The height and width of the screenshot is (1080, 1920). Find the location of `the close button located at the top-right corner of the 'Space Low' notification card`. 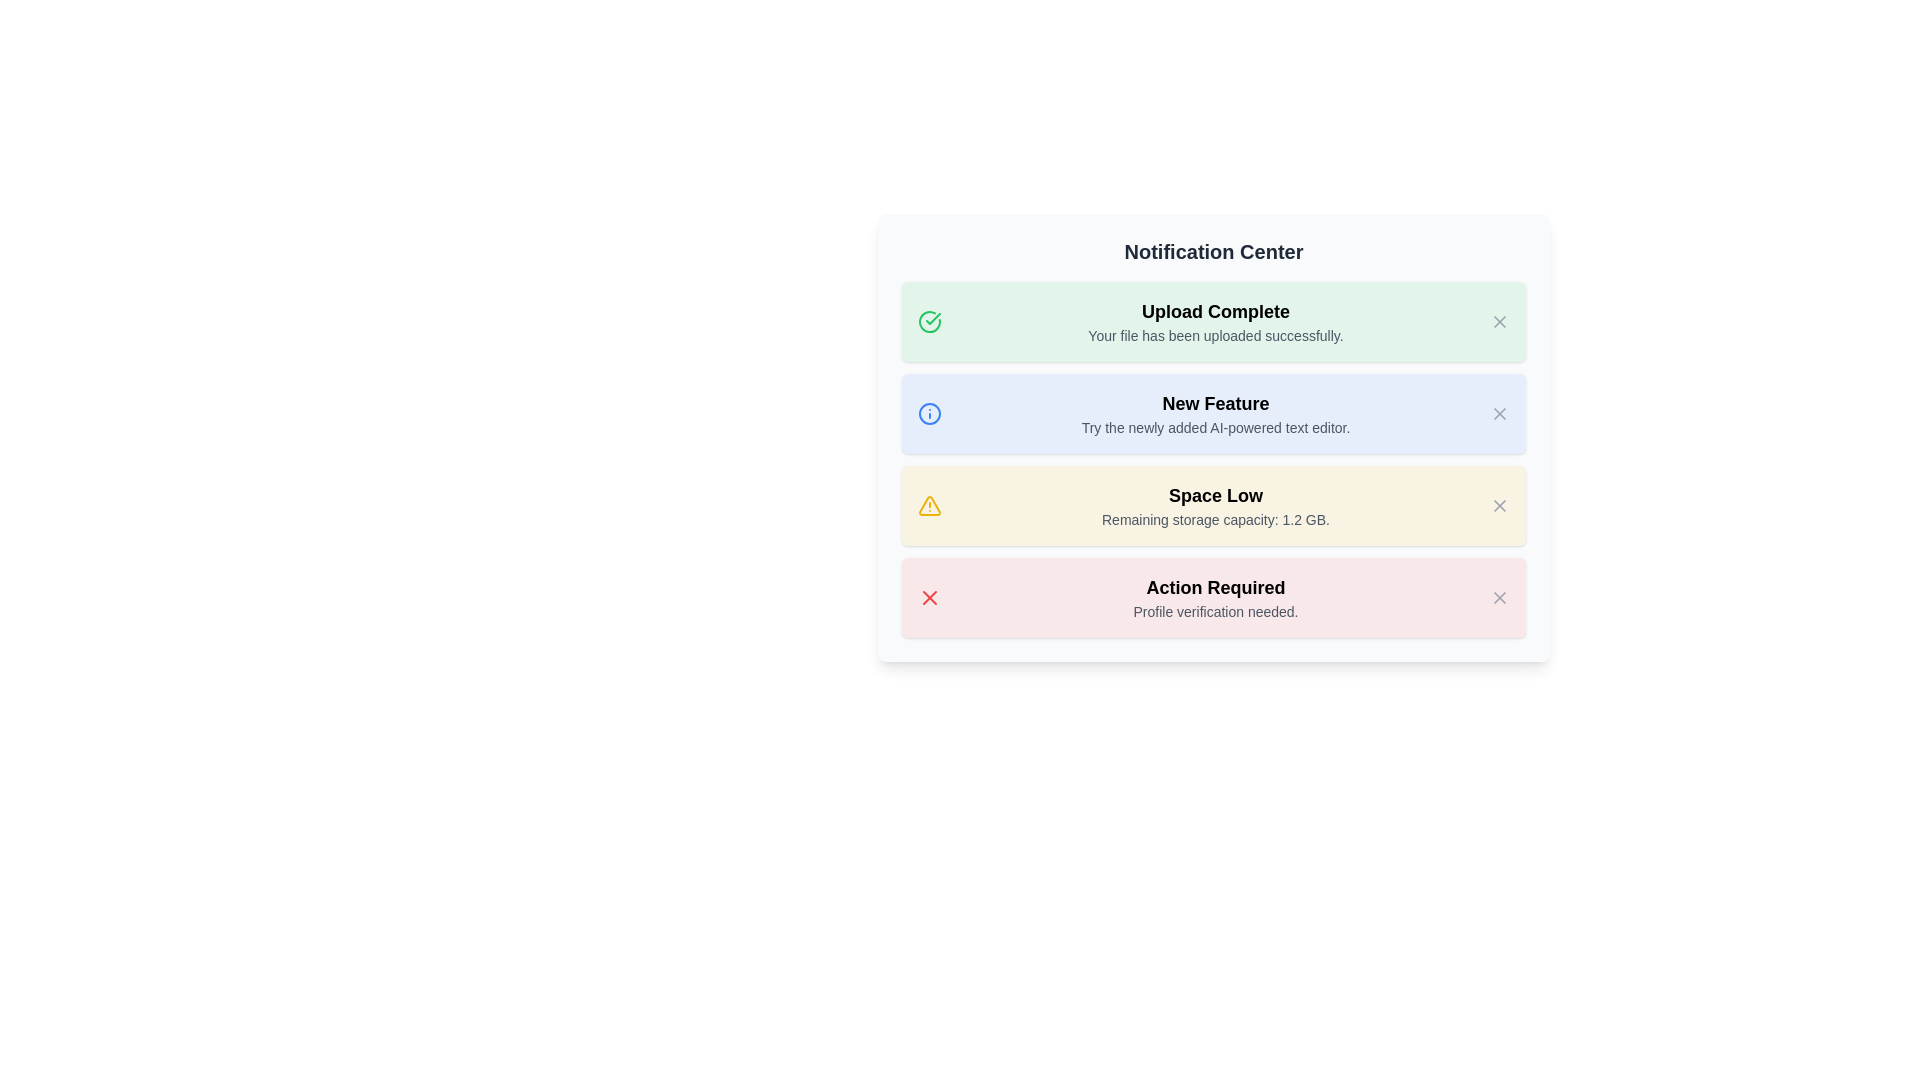

the close button located at the top-right corner of the 'Space Low' notification card is located at coordinates (1499, 504).